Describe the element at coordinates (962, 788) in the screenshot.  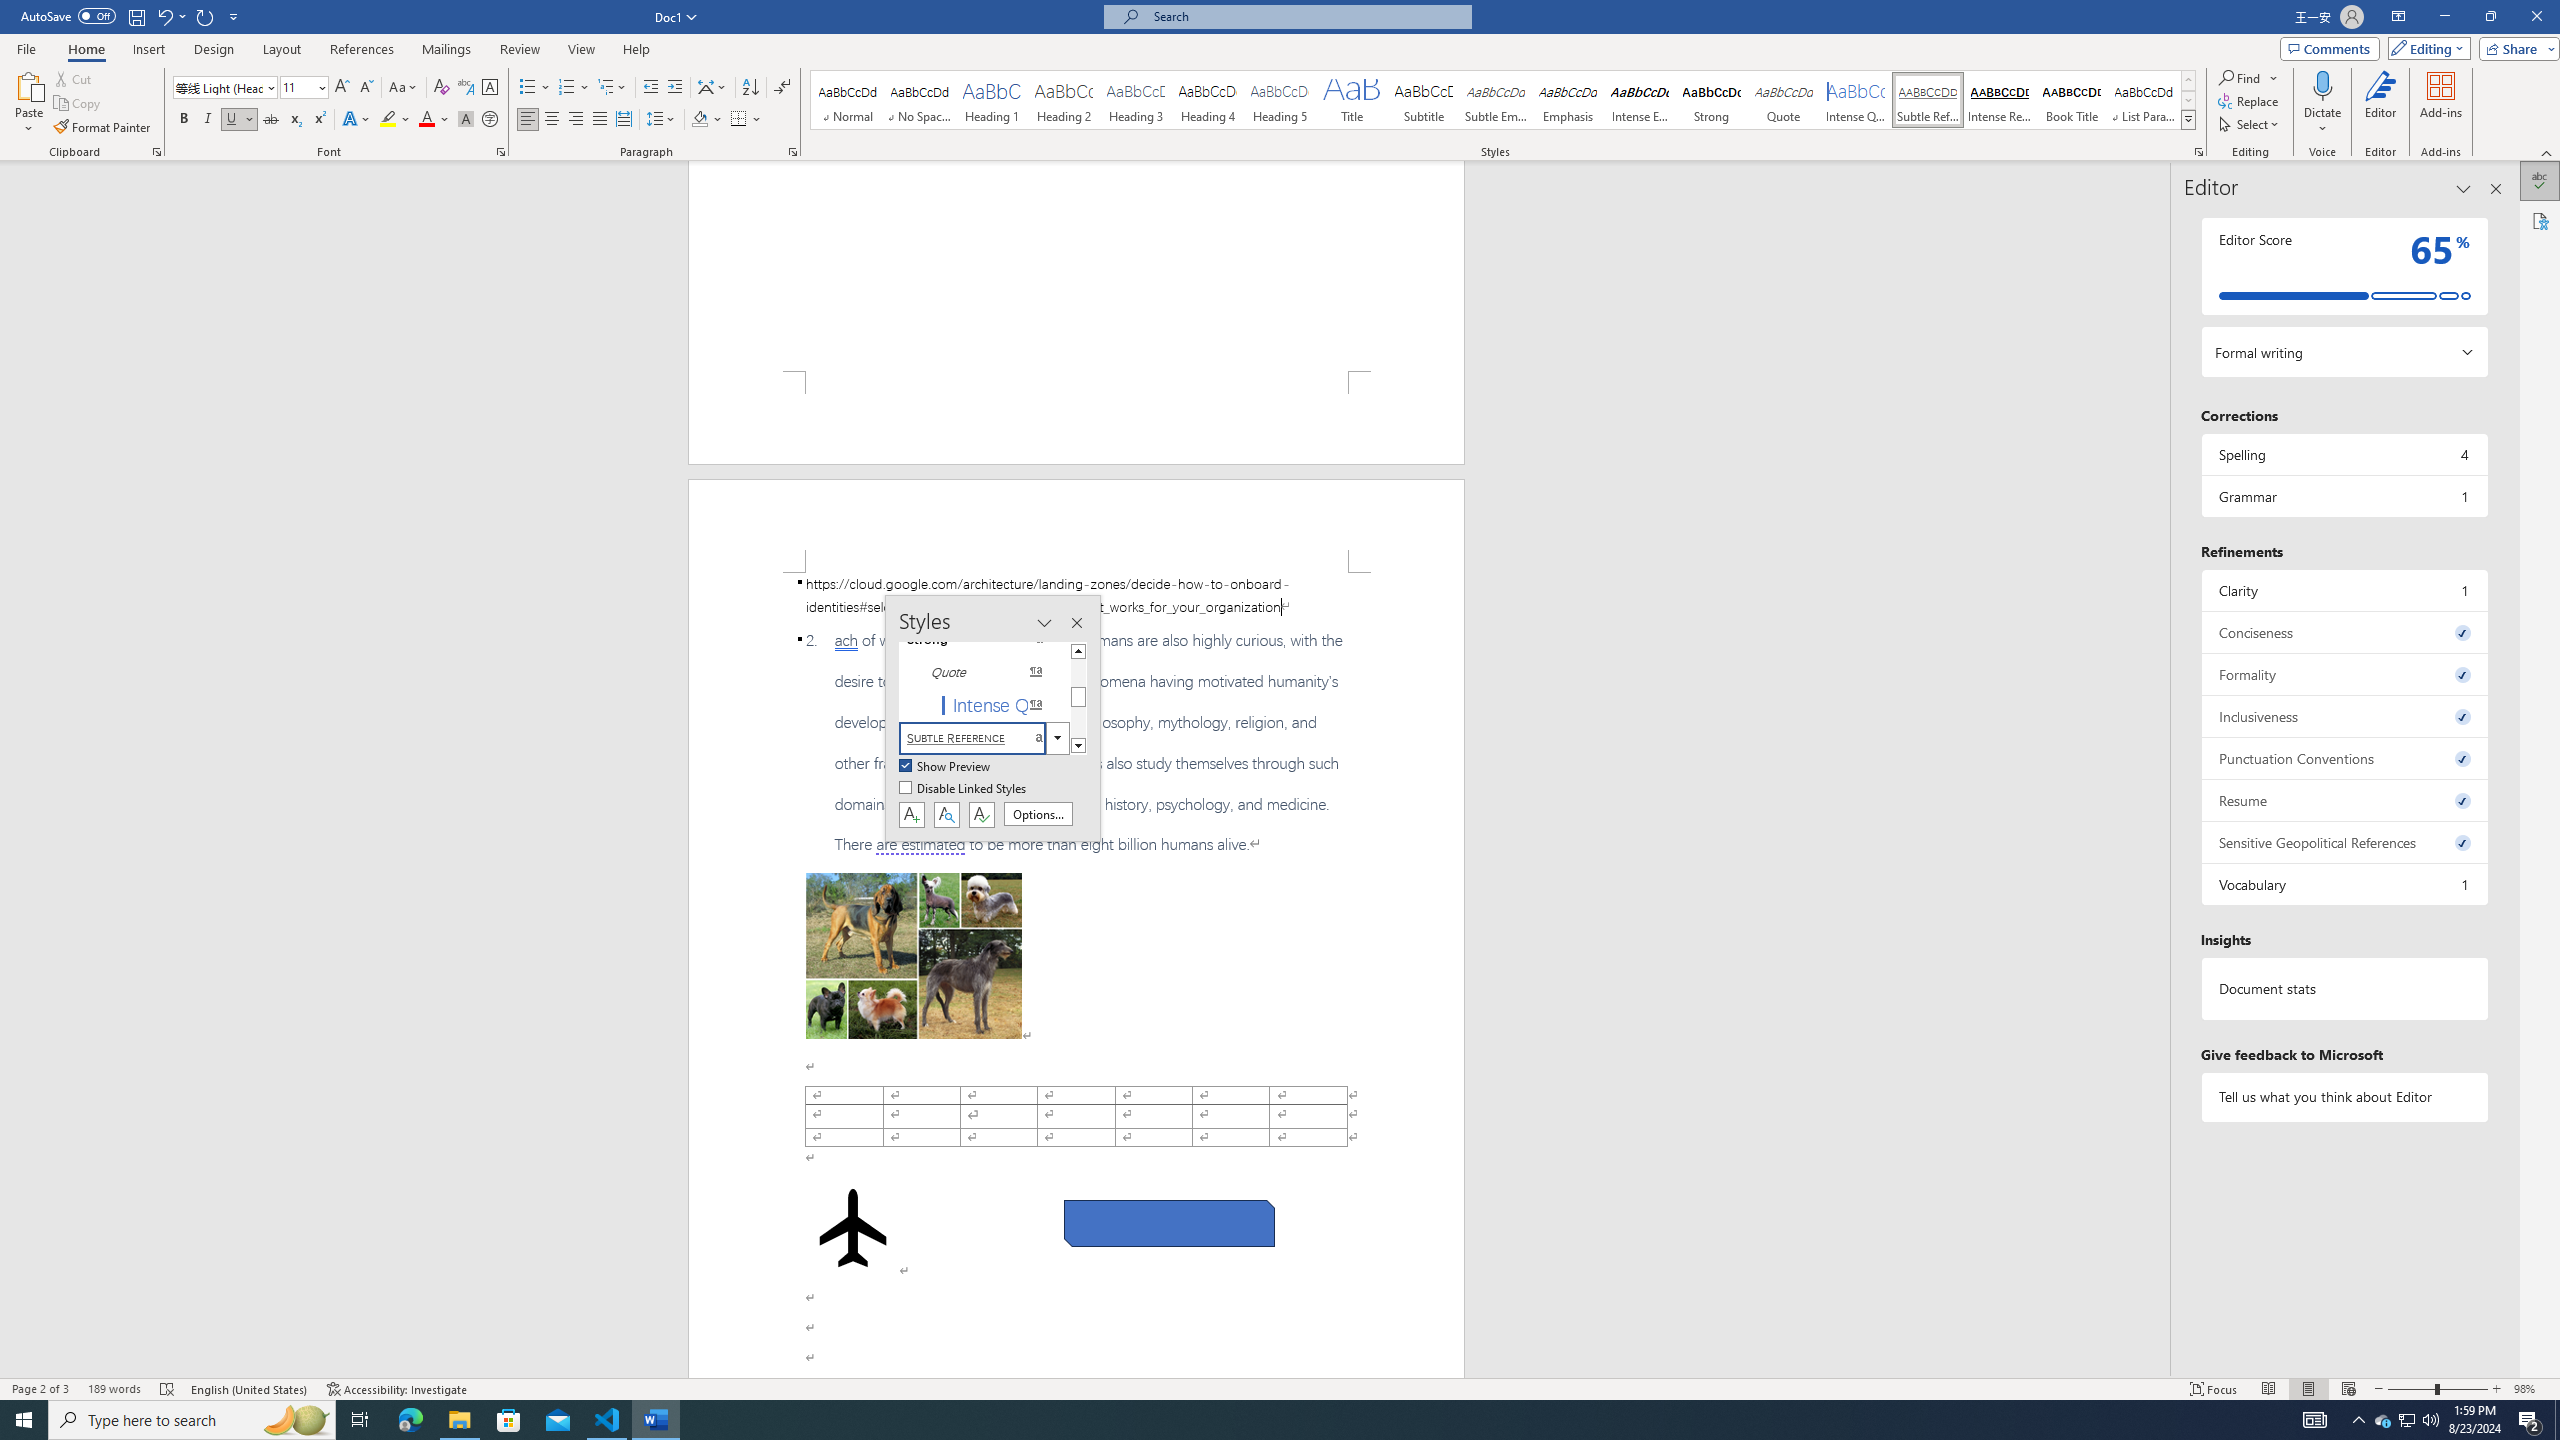
I see `'Disable Linked Styles'` at that location.